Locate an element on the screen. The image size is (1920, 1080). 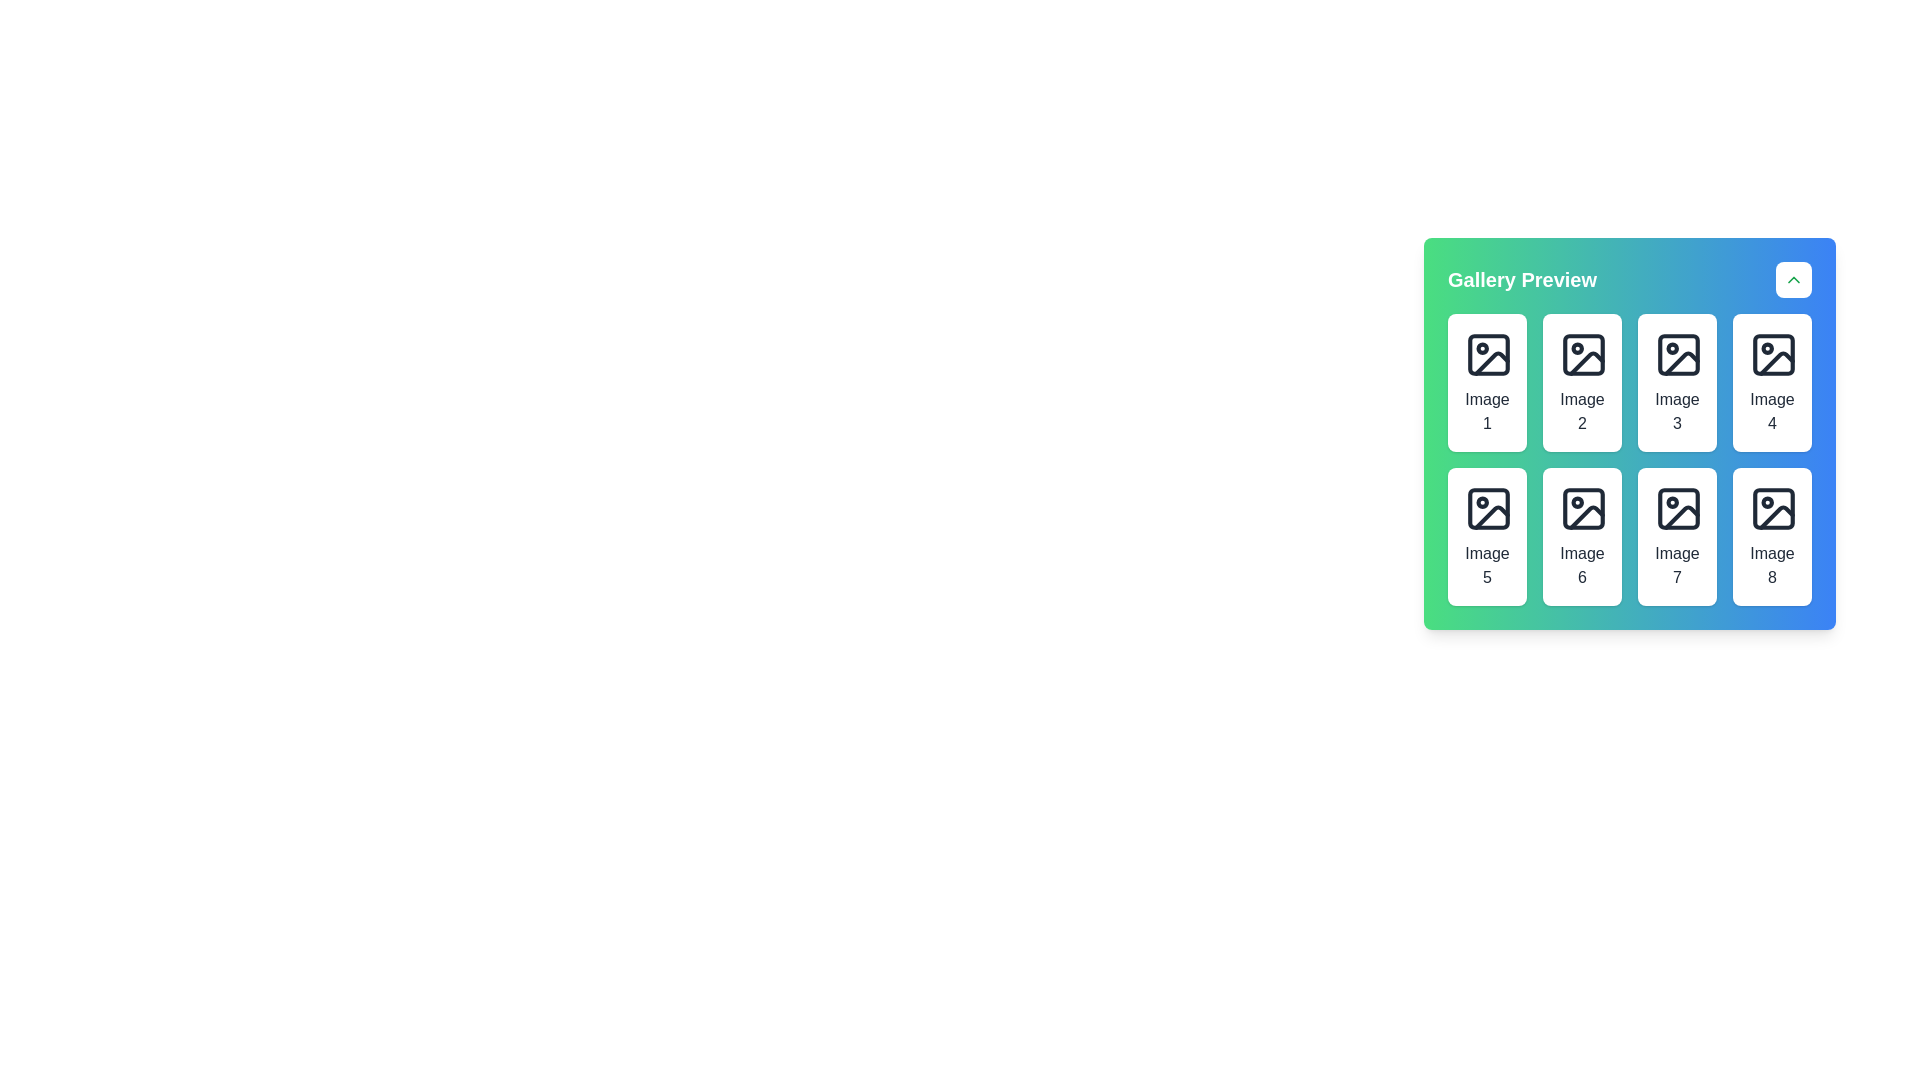
the graphical icon component that serves as an image placeholder in the gallery preview section, located at the top-left corner of the grid layout is located at coordinates (1488, 353).